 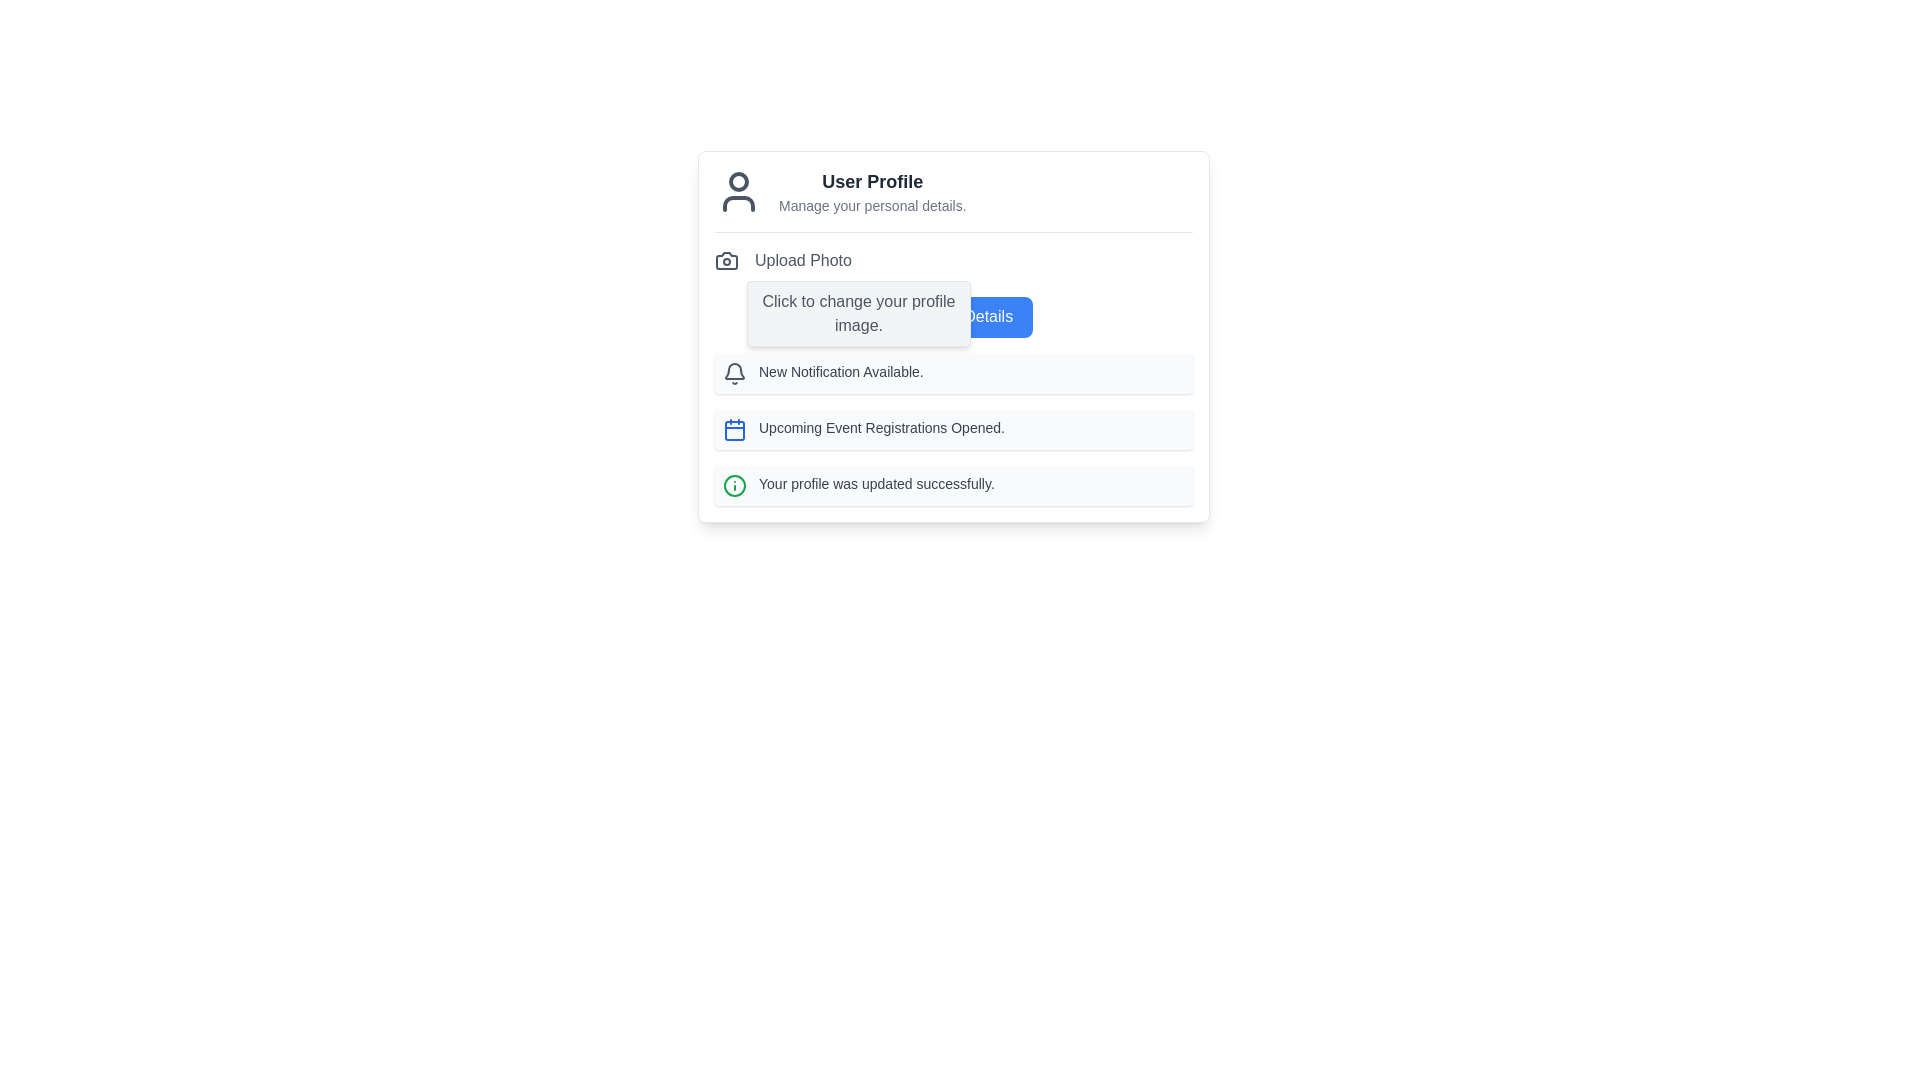 What do you see at coordinates (733, 428) in the screenshot?
I see `the small square icon with rounded corners, styled with a blue outline, located within the larger calendar icon next to the text 'Upcoming Event Registrations Opened'` at bounding box center [733, 428].